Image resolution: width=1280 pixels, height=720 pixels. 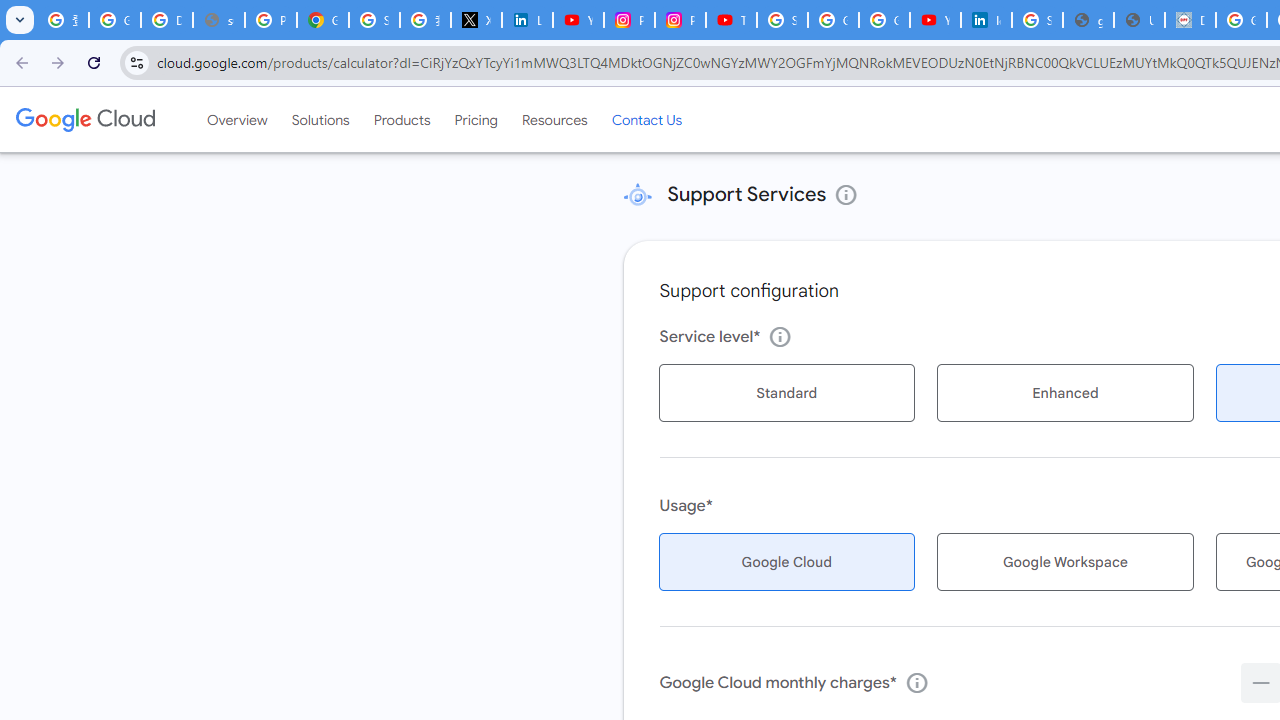 I want to click on 'google_privacy_policy_en.pdf', so click(x=1087, y=20).